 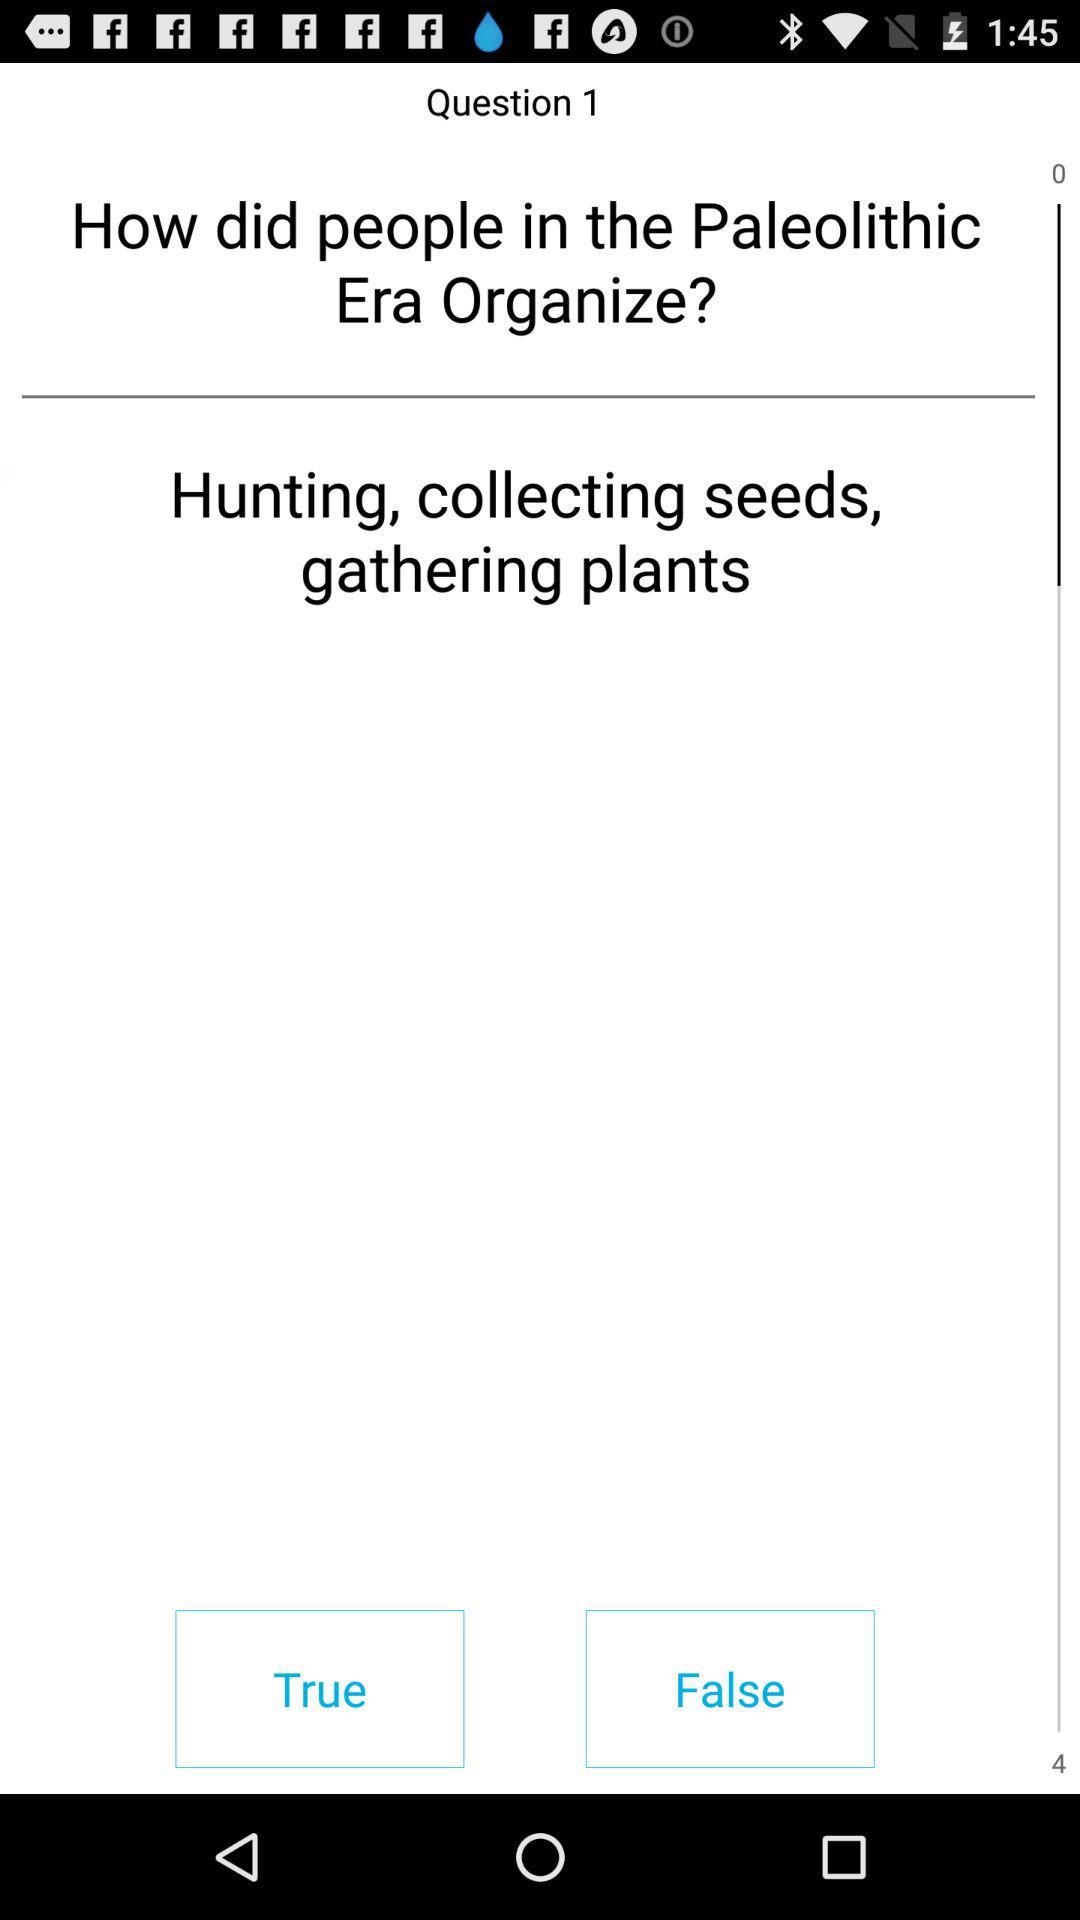 I want to click on the icon next to false, so click(x=318, y=1688).